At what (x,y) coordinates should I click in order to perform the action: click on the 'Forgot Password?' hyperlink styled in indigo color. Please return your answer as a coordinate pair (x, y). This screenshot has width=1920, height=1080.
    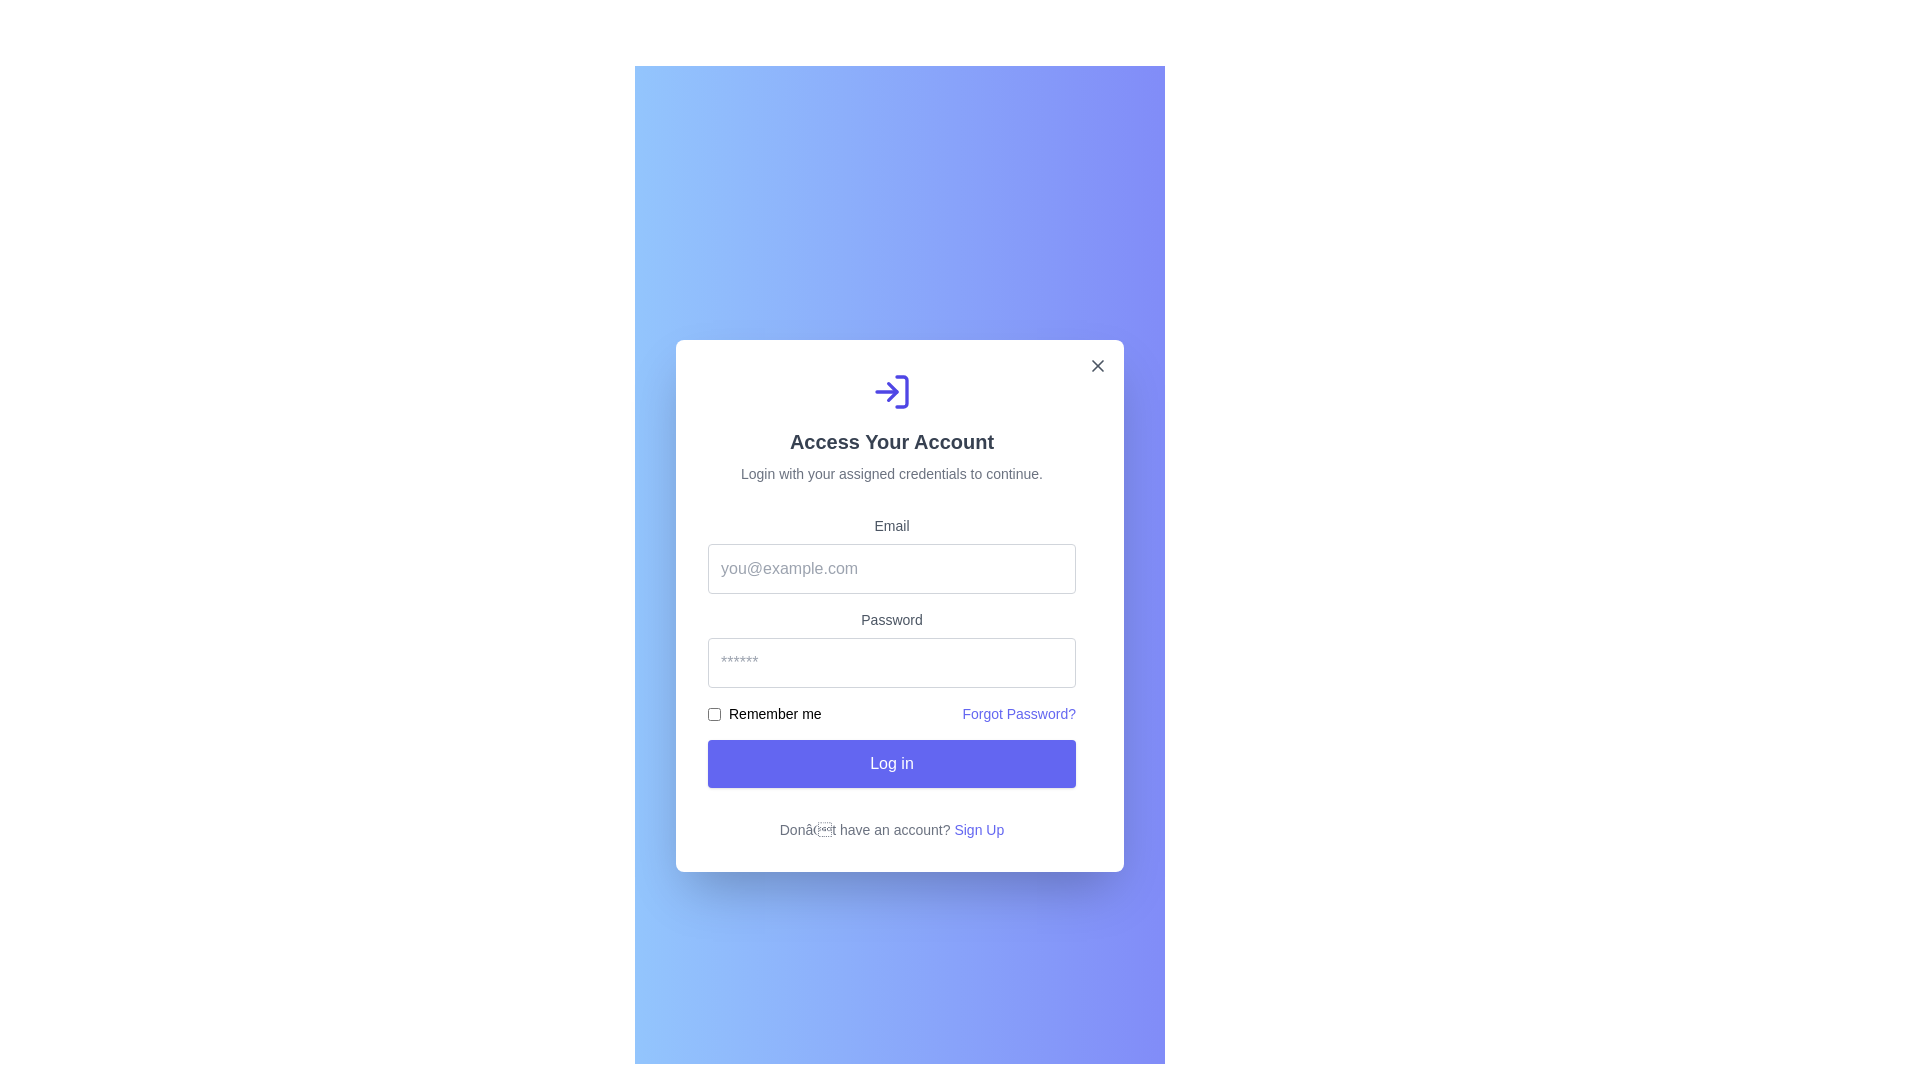
    Looking at the image, I should click on (1019, 712).